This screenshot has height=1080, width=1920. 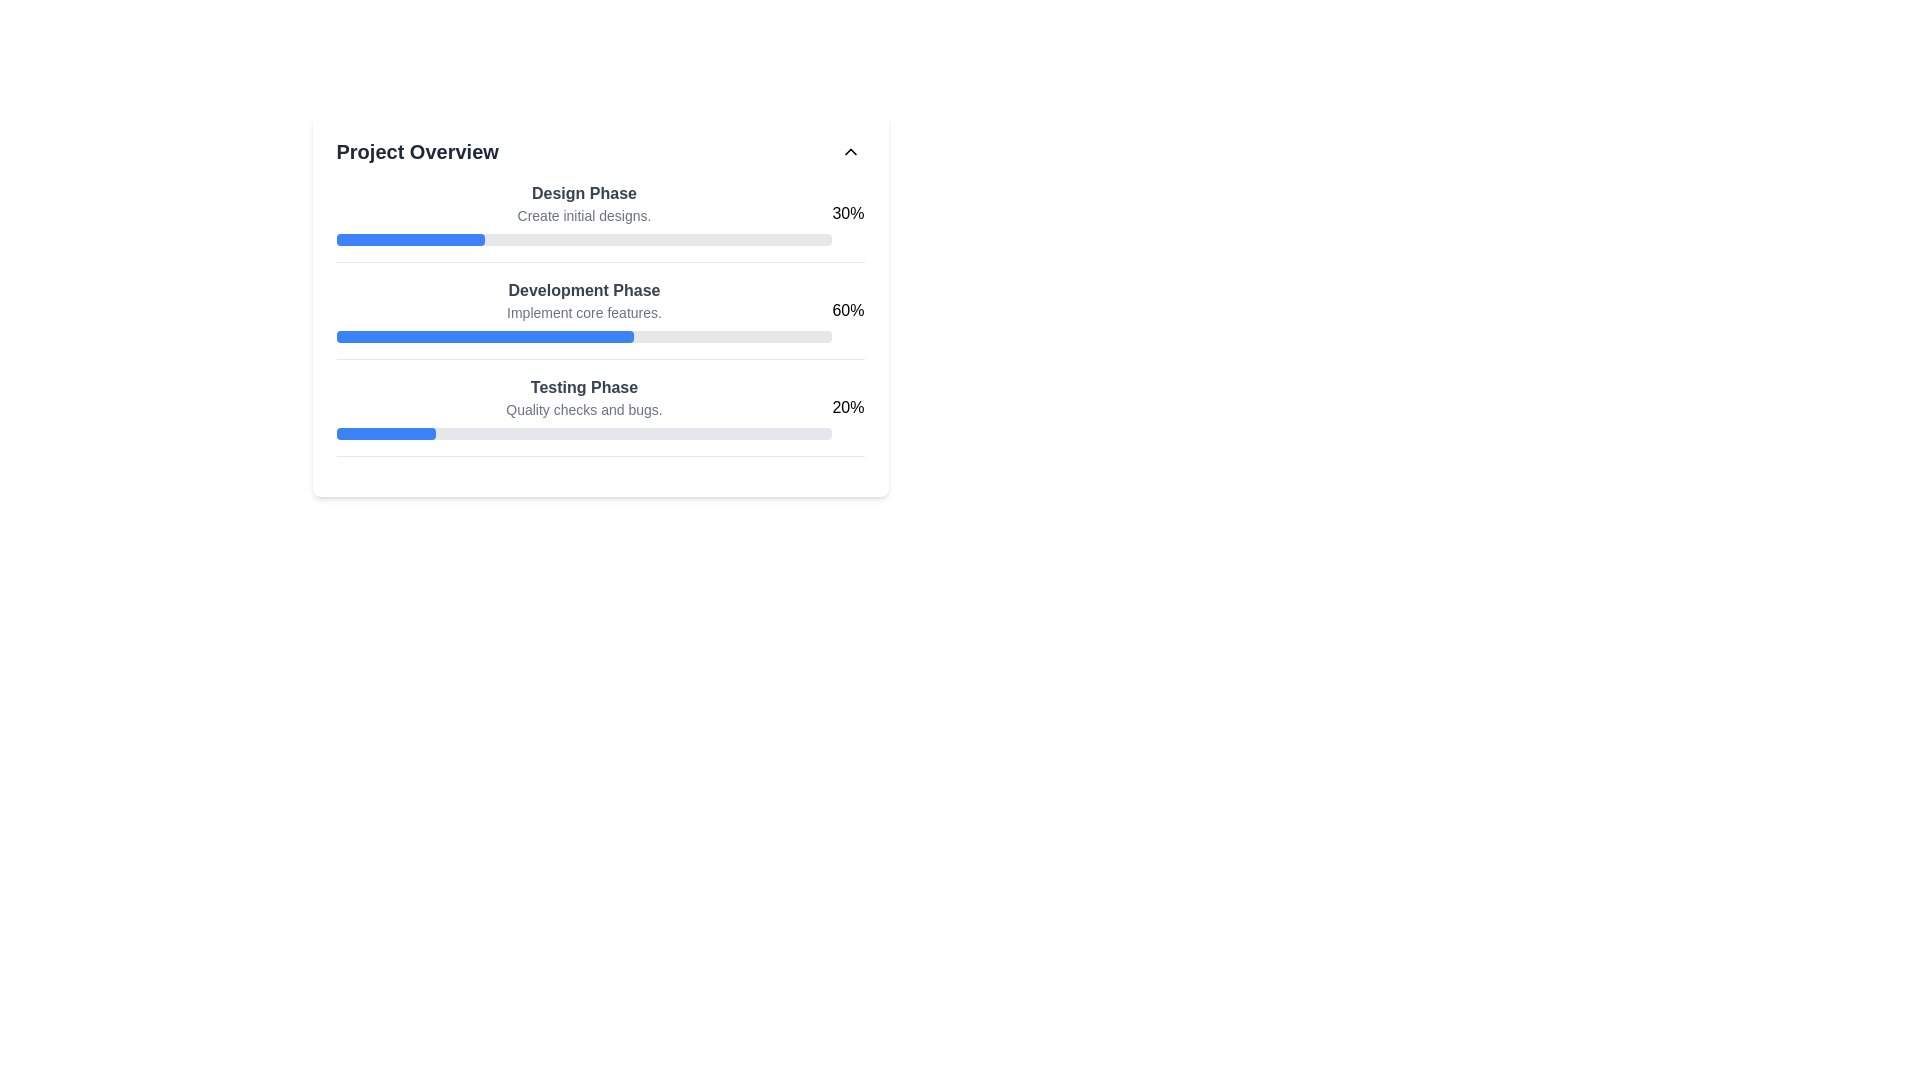 What do you see at coordinates (583, 290) in the screenshot?
I see `the text label displaying 'Development Phase', which is styled in bold gray font and located in the second row under 'Project Overview'` at bounding box center [583, 290].